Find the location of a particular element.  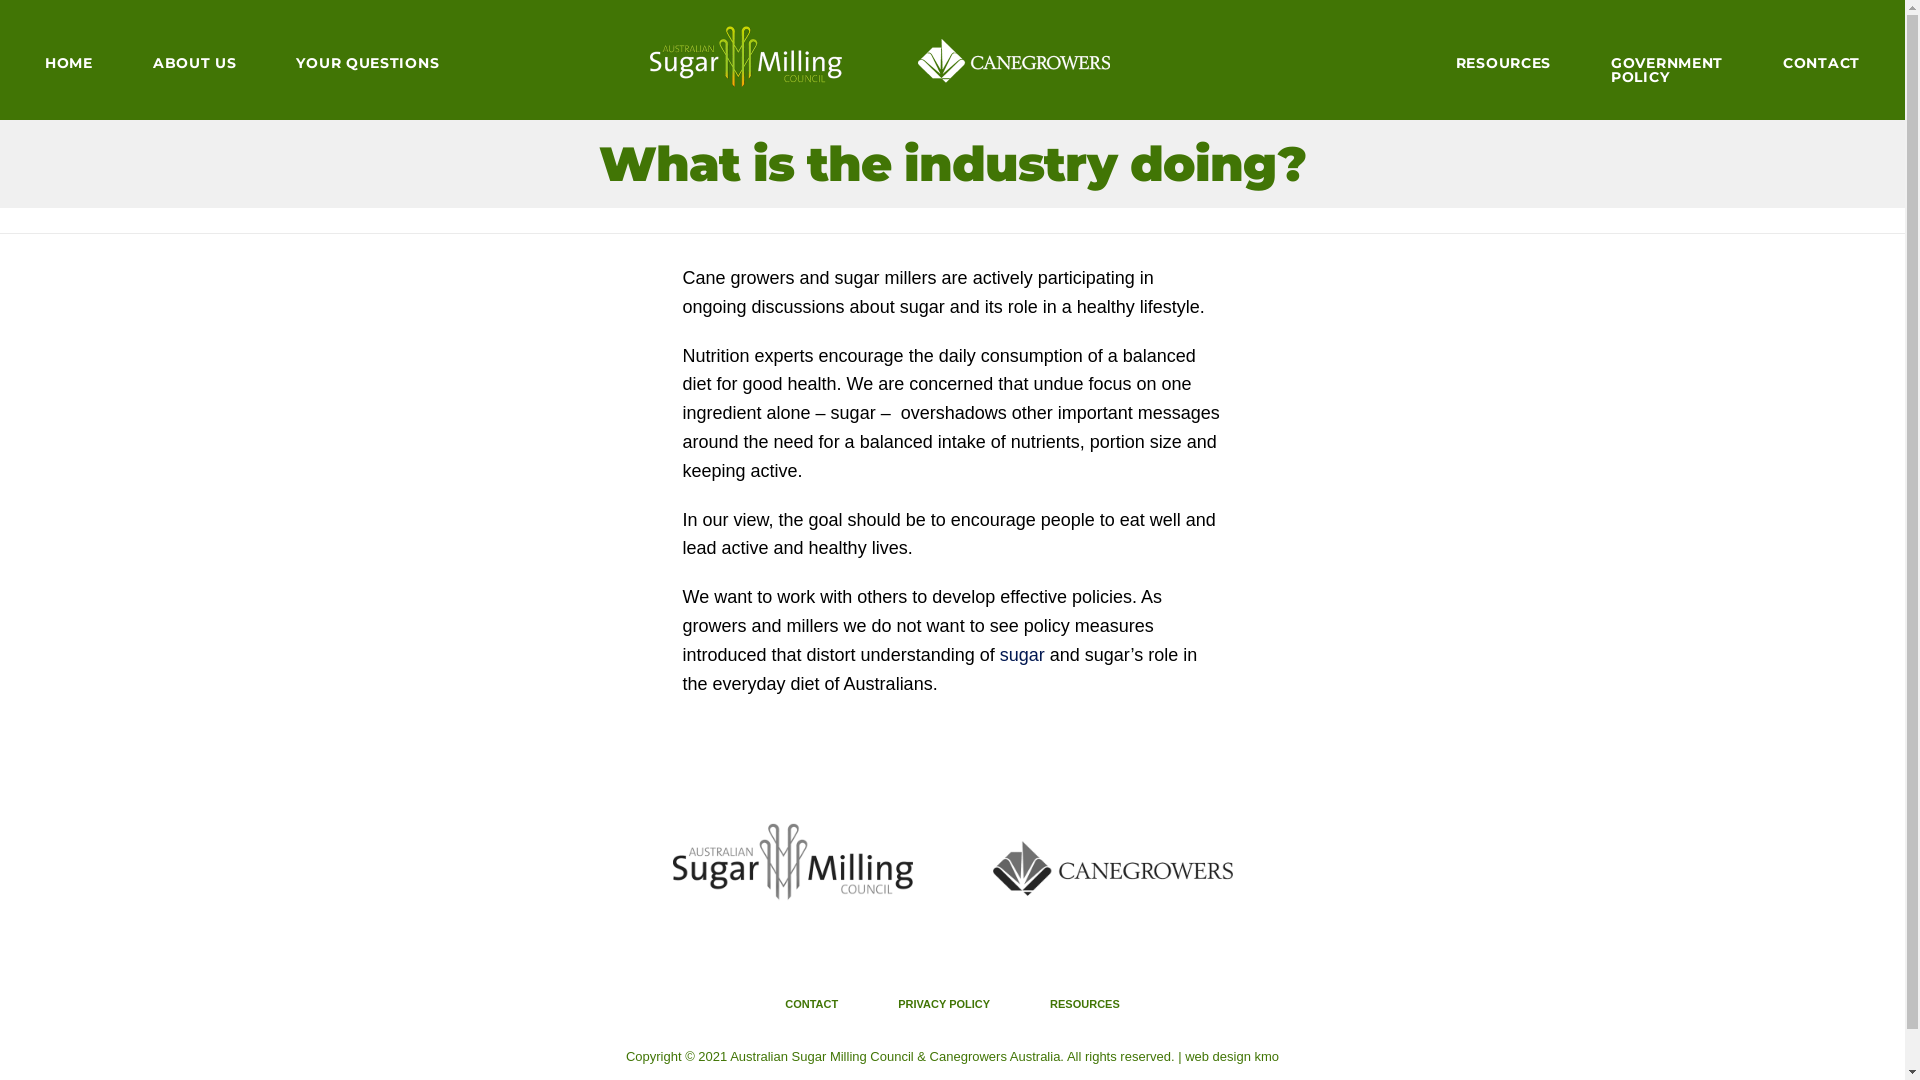

'sugar' is located at coordinates (1022, 655).